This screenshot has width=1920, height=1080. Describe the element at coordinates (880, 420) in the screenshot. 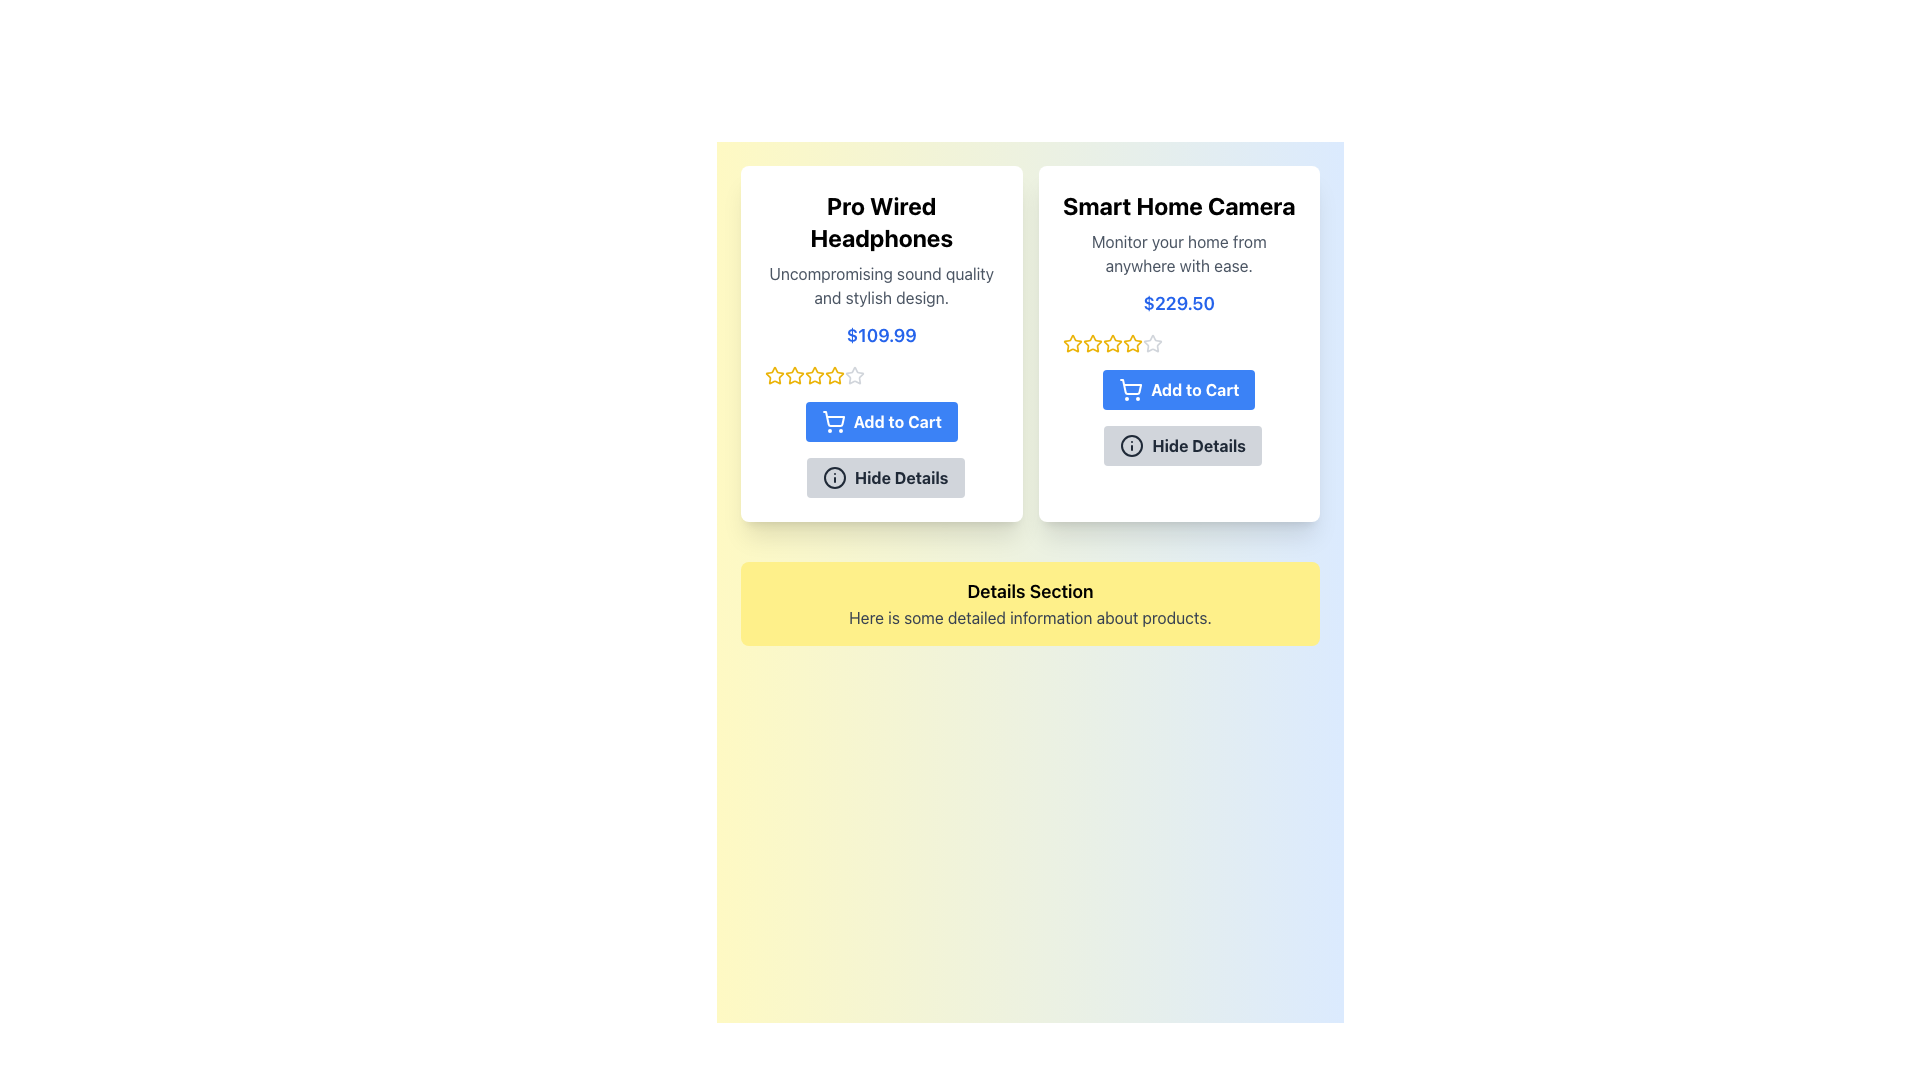

I see `the 'Add to Cart' button for 'Pro Wired Headphones' to transition the background color` at that location.